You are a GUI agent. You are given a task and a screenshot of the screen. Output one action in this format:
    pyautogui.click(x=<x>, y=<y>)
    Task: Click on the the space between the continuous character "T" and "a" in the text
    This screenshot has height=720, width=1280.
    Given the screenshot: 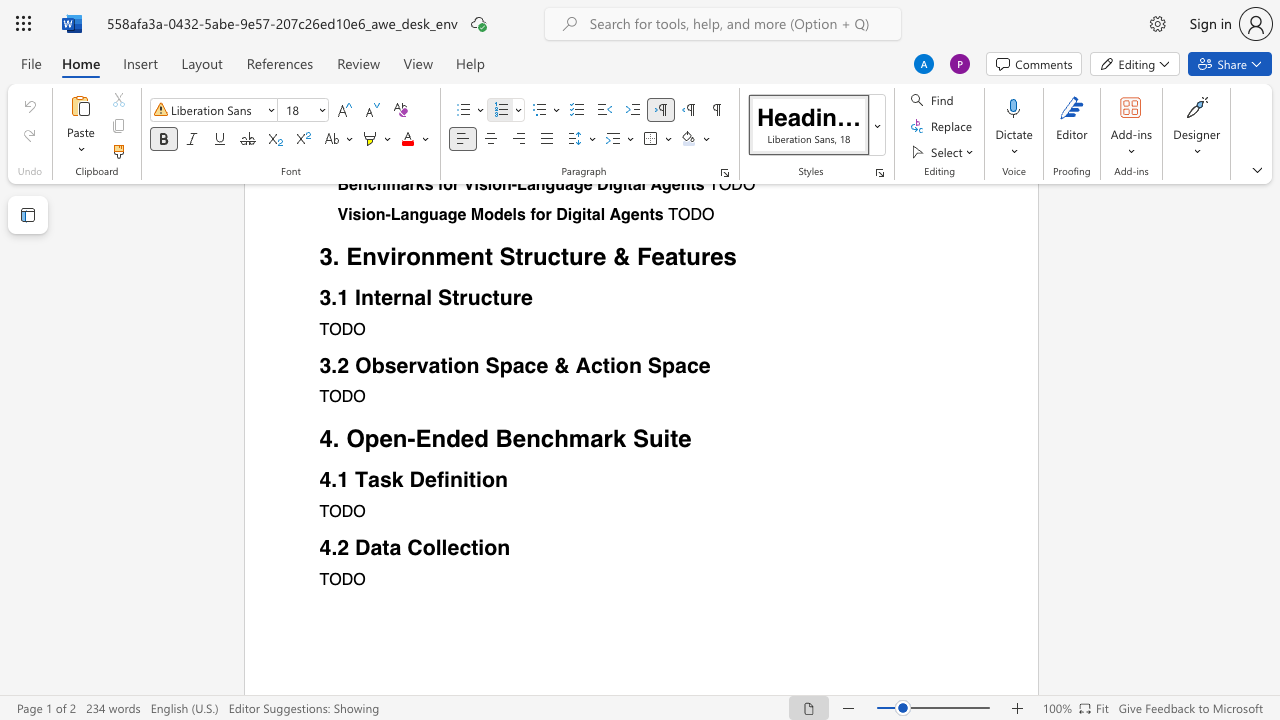 What is the action you would take?
    pyautogui.click(x=367, y=479)
    